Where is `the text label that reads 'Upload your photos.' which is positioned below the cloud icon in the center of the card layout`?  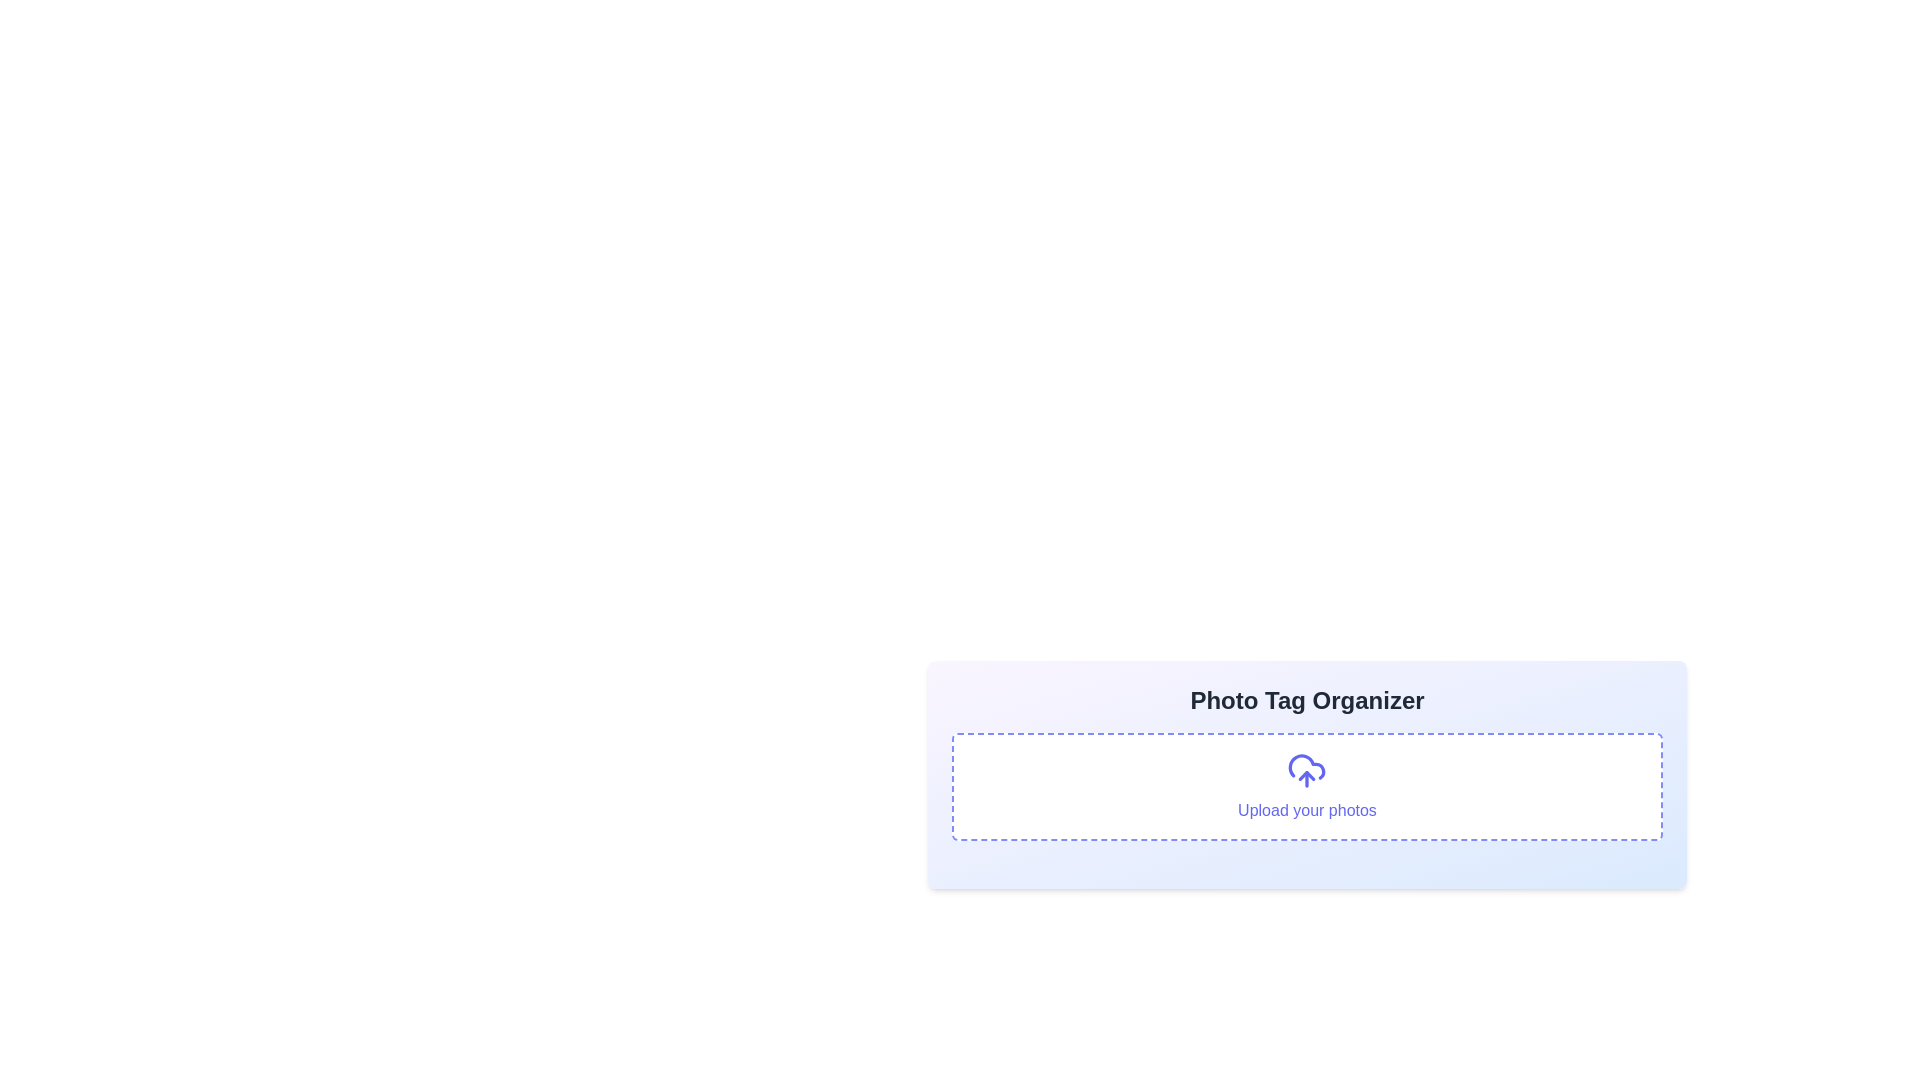
the text label that reads 'Upload your photos.' which is positioned below the cloud icon in the center of the card layout is located at coordinates (1307, 810).